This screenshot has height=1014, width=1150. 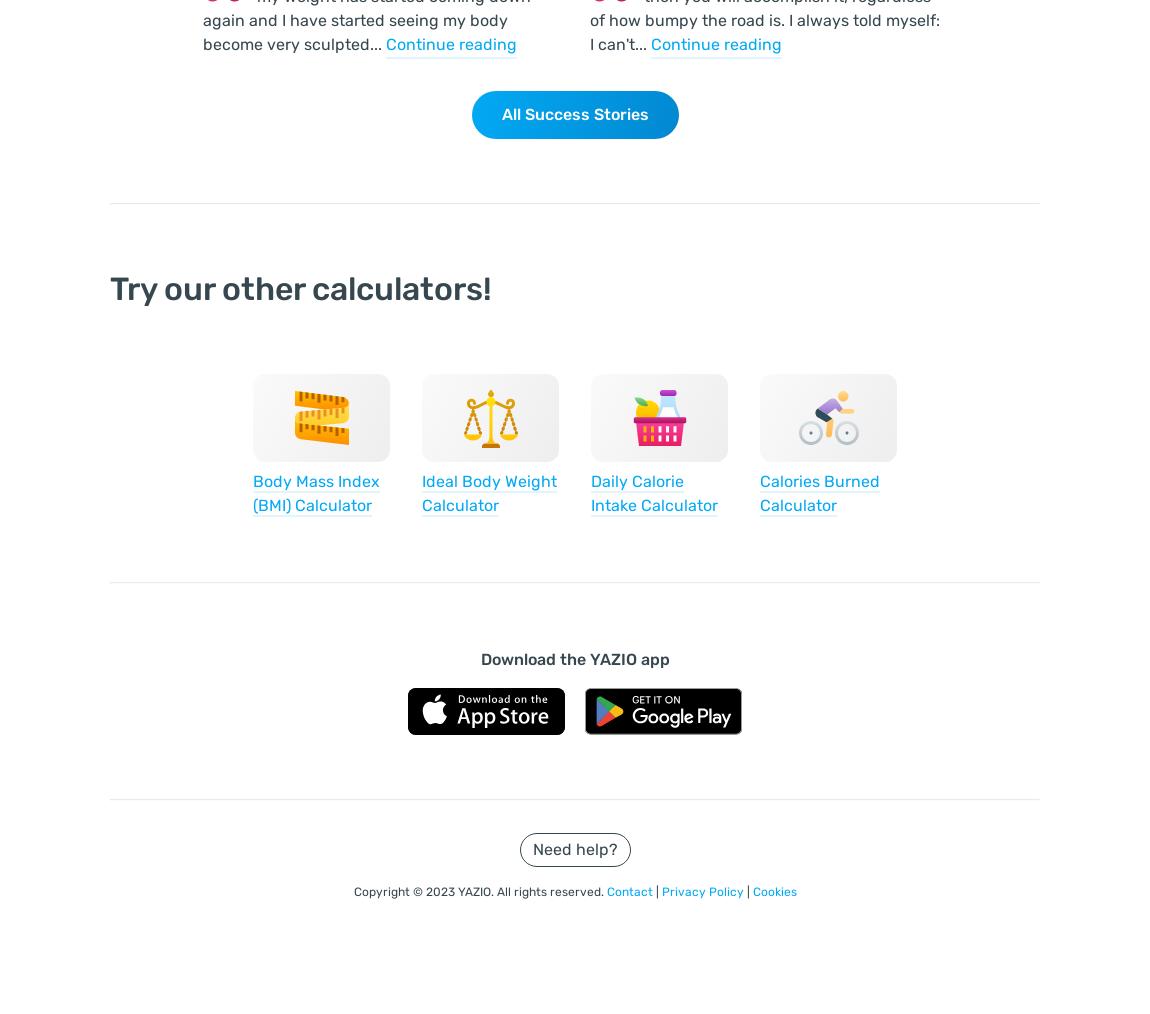 I want to click on 'Download the YAZIO app', so click(x=574, y=659).